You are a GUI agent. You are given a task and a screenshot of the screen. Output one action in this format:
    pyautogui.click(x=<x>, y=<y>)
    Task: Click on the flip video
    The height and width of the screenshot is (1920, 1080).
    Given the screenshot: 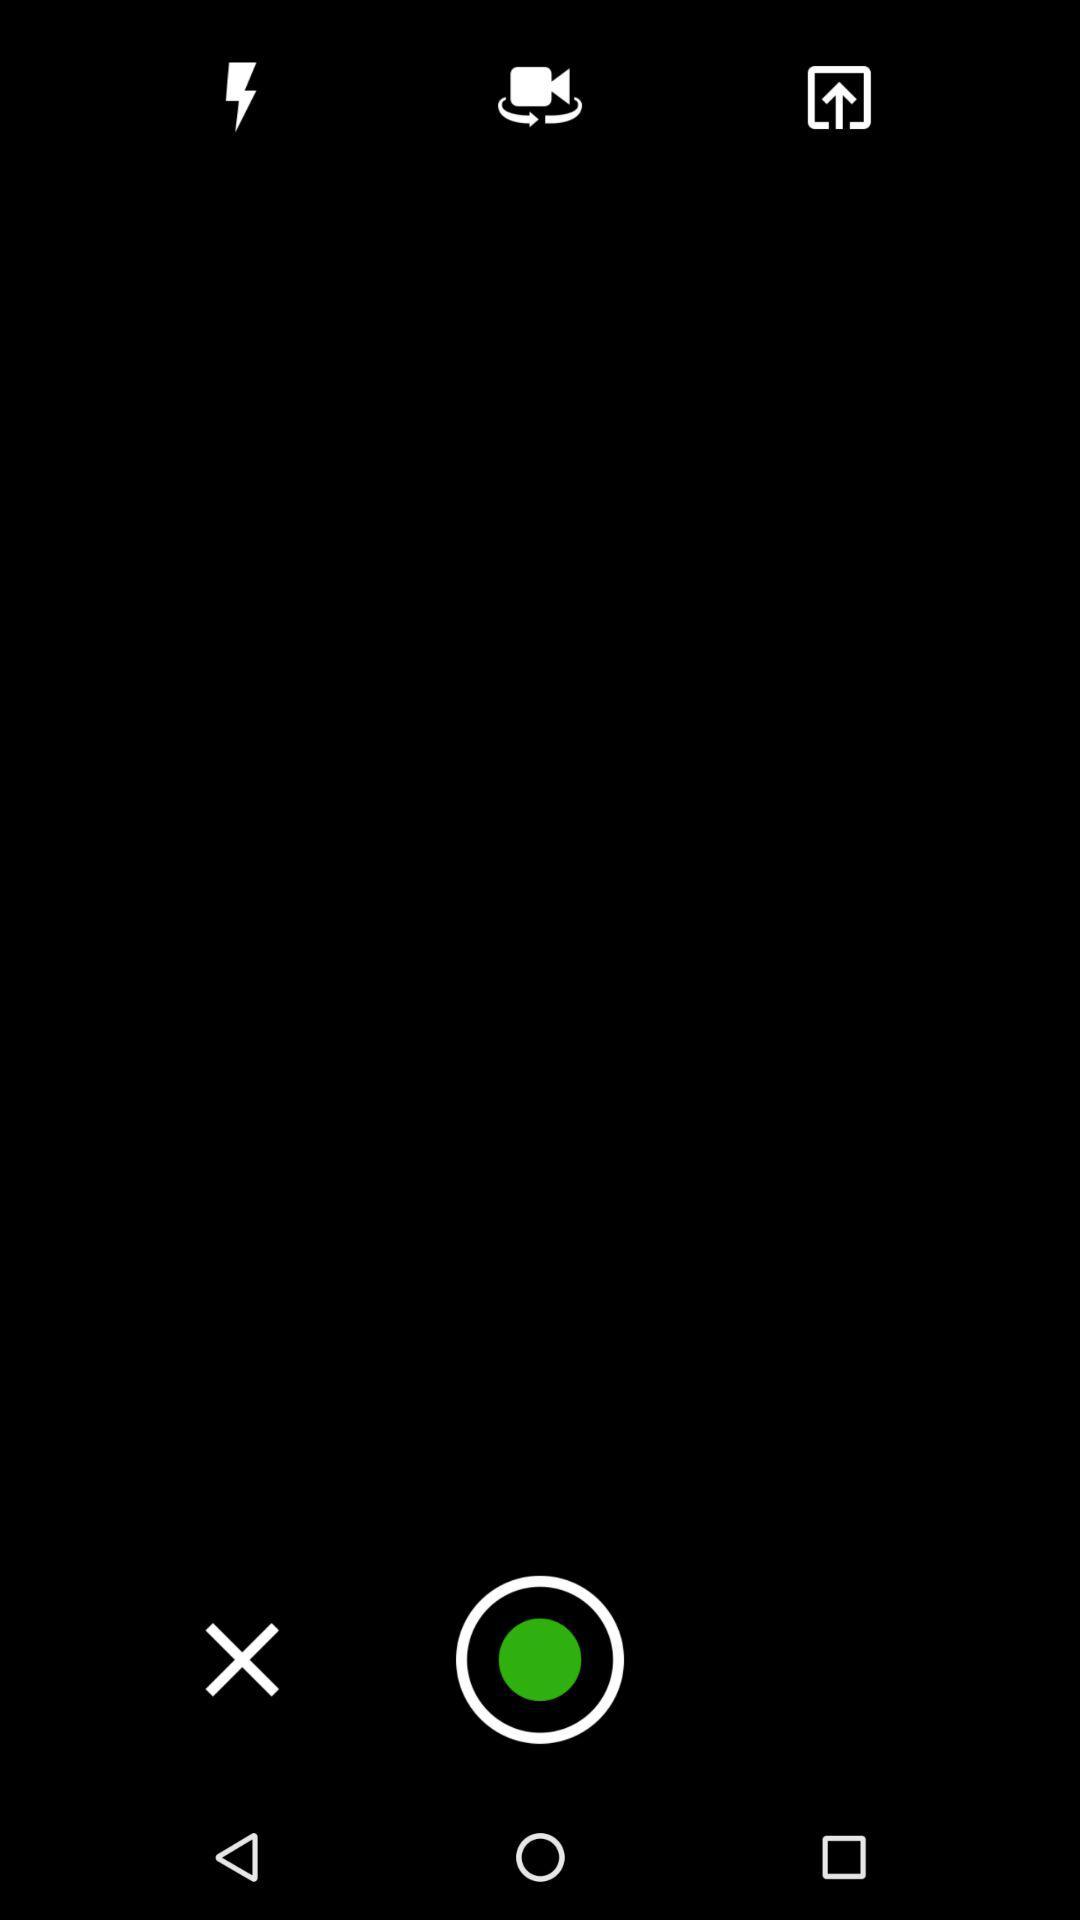 What is the action you would take?
    pyautogui.click(x=540, y=96)
    